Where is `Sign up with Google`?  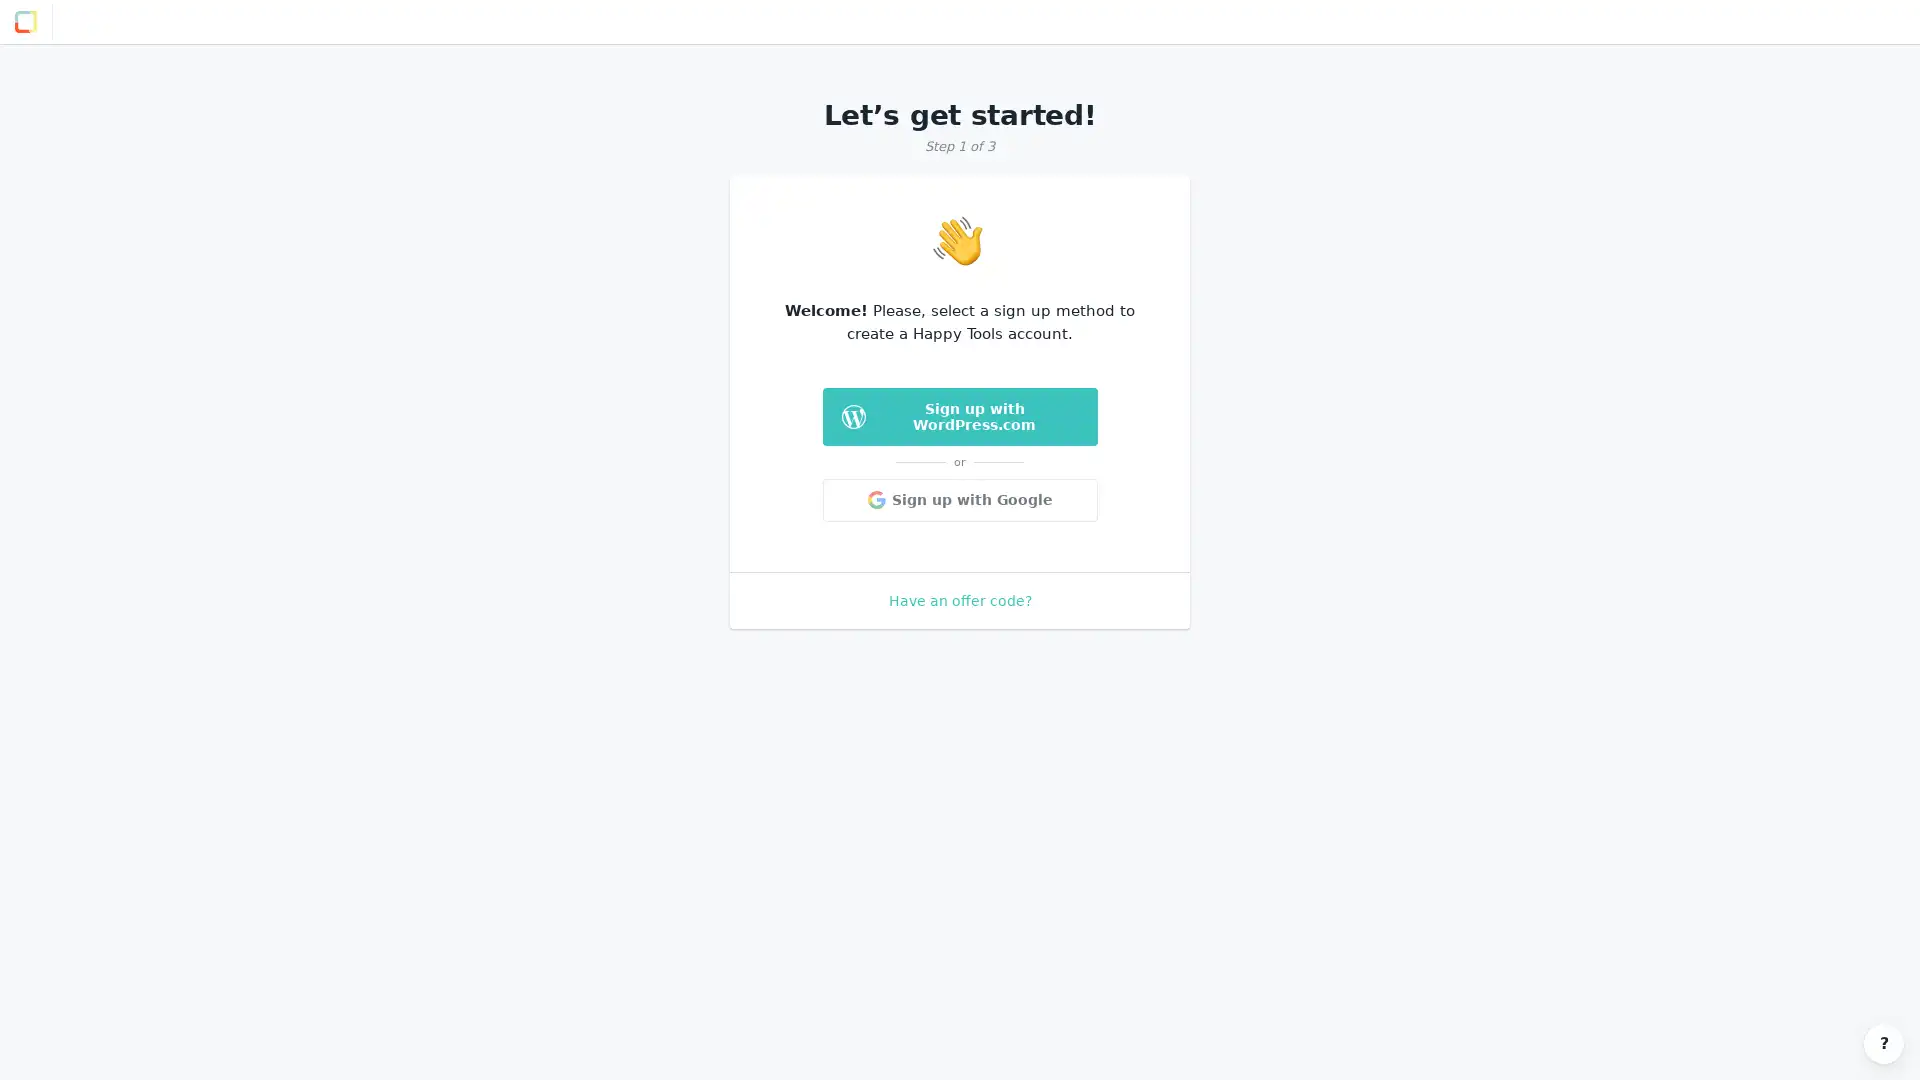
Sign up with Google is located at coordinates (958, 498).